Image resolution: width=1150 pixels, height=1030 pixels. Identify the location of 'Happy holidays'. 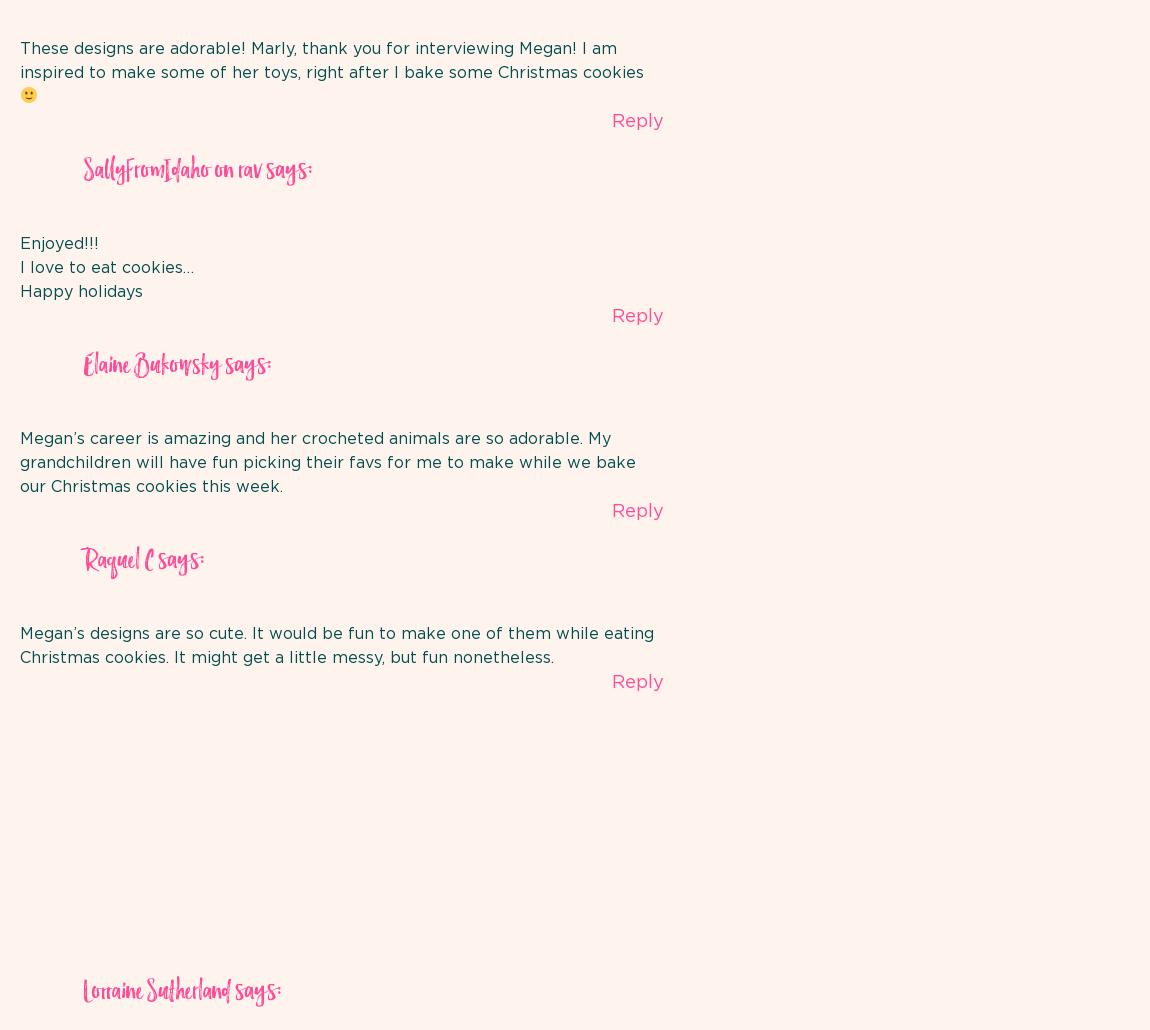
(80, 289).